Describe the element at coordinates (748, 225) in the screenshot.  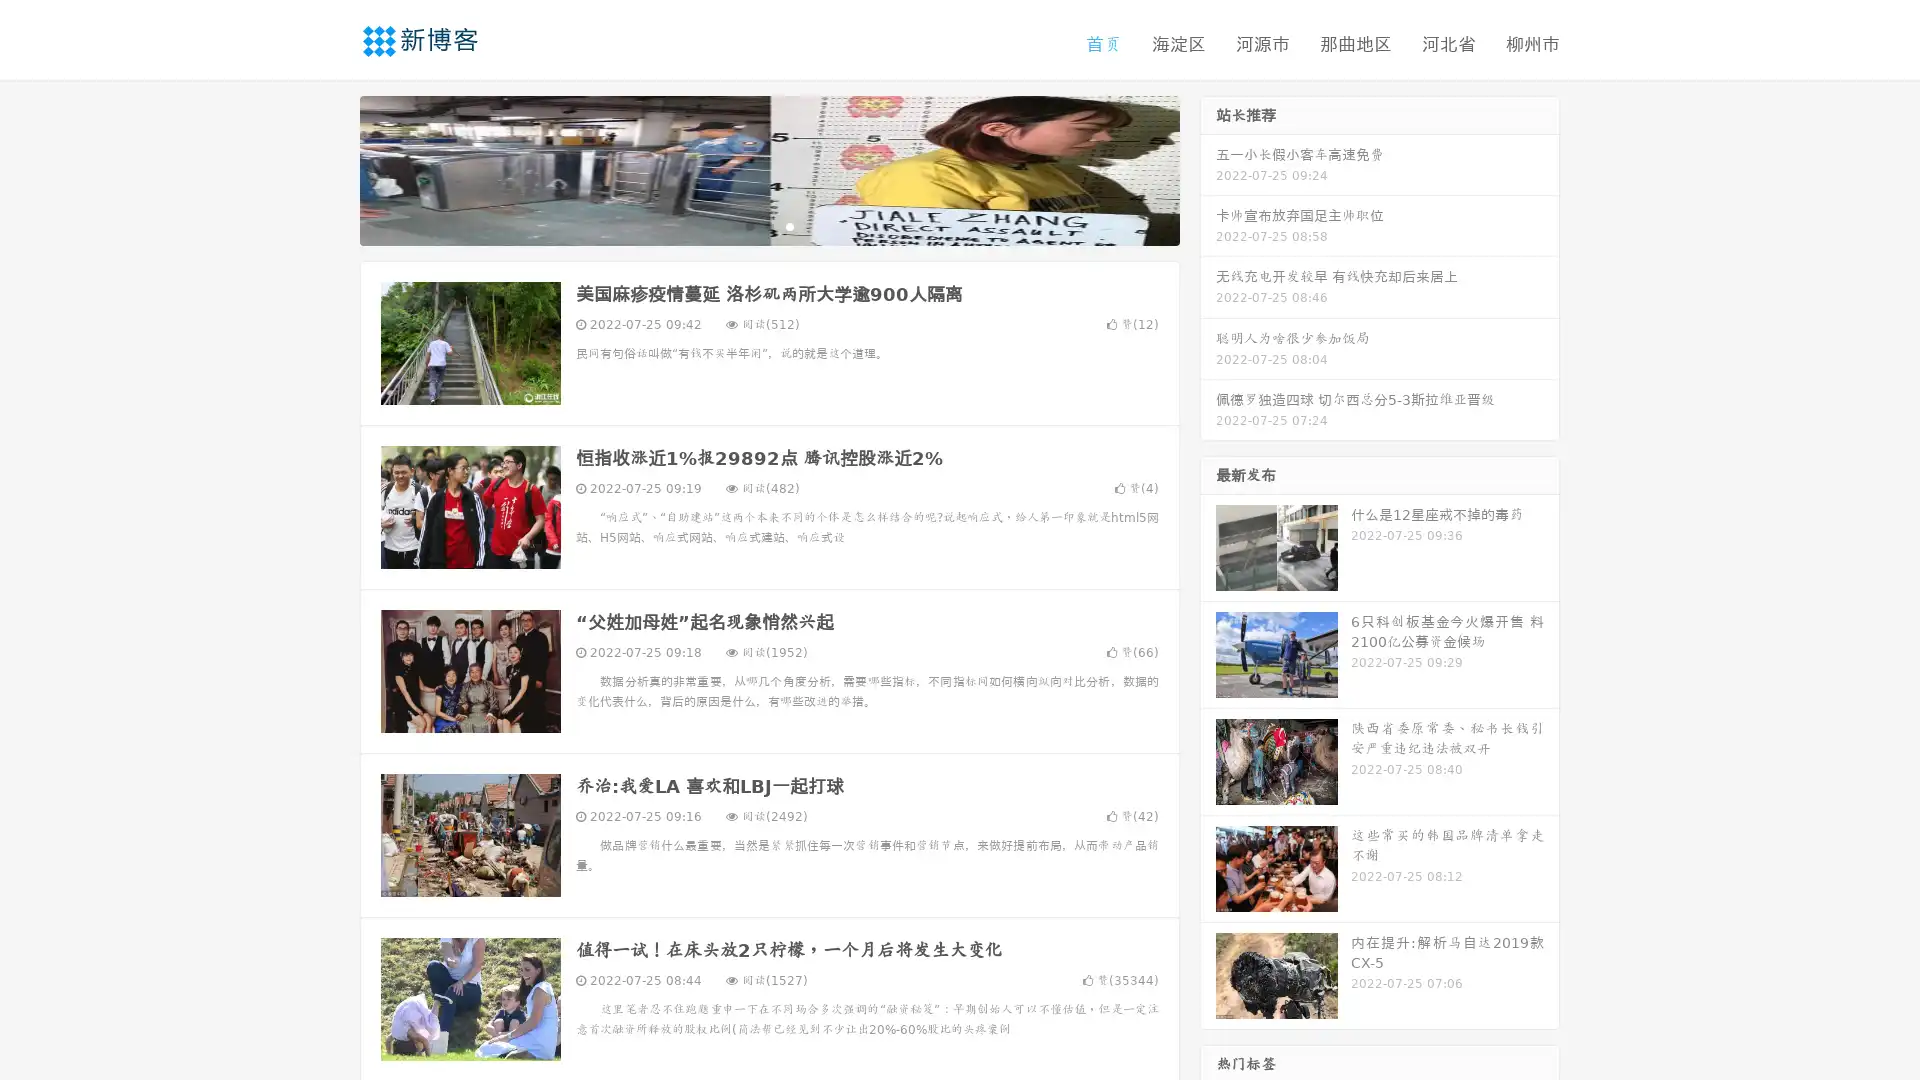
I see `Go to slide 1` at that location.